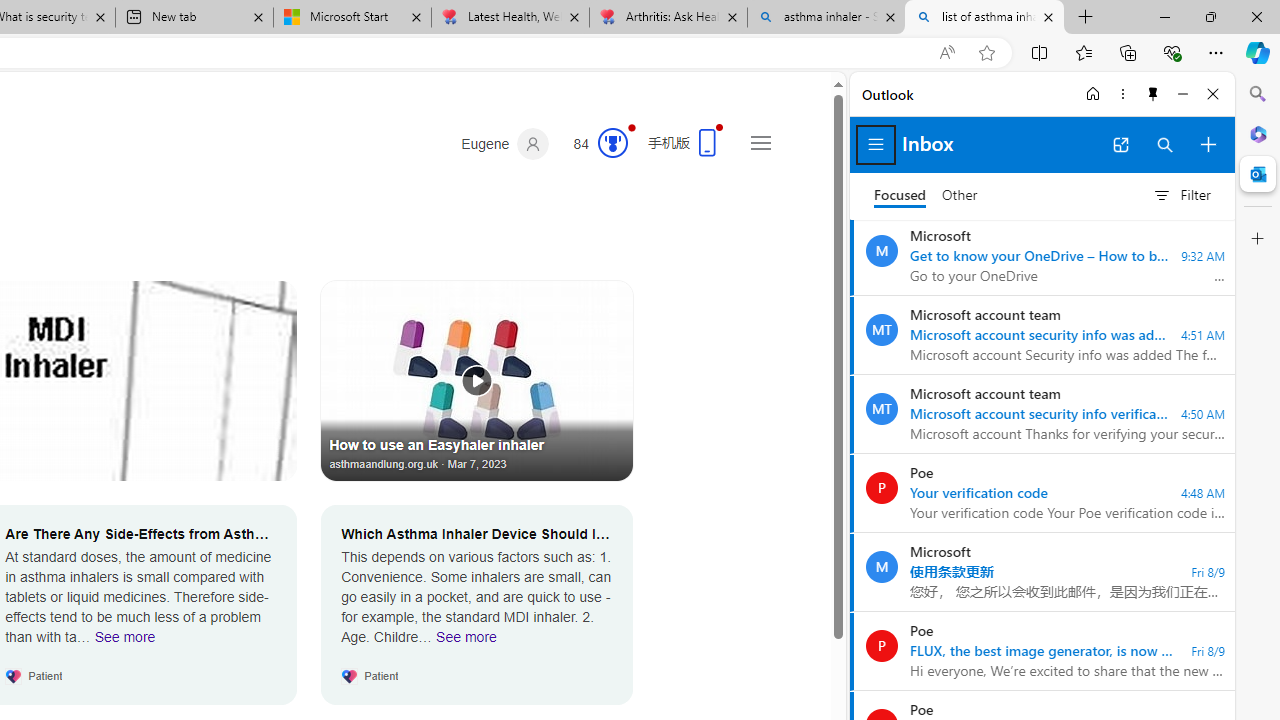 Image resolution: width=1280 pixels, height=720 pixels. What do you see at coordinates (759, 141) in the screenshot?
I see `'Settings and quick links'` at bounding box center [759, 141].